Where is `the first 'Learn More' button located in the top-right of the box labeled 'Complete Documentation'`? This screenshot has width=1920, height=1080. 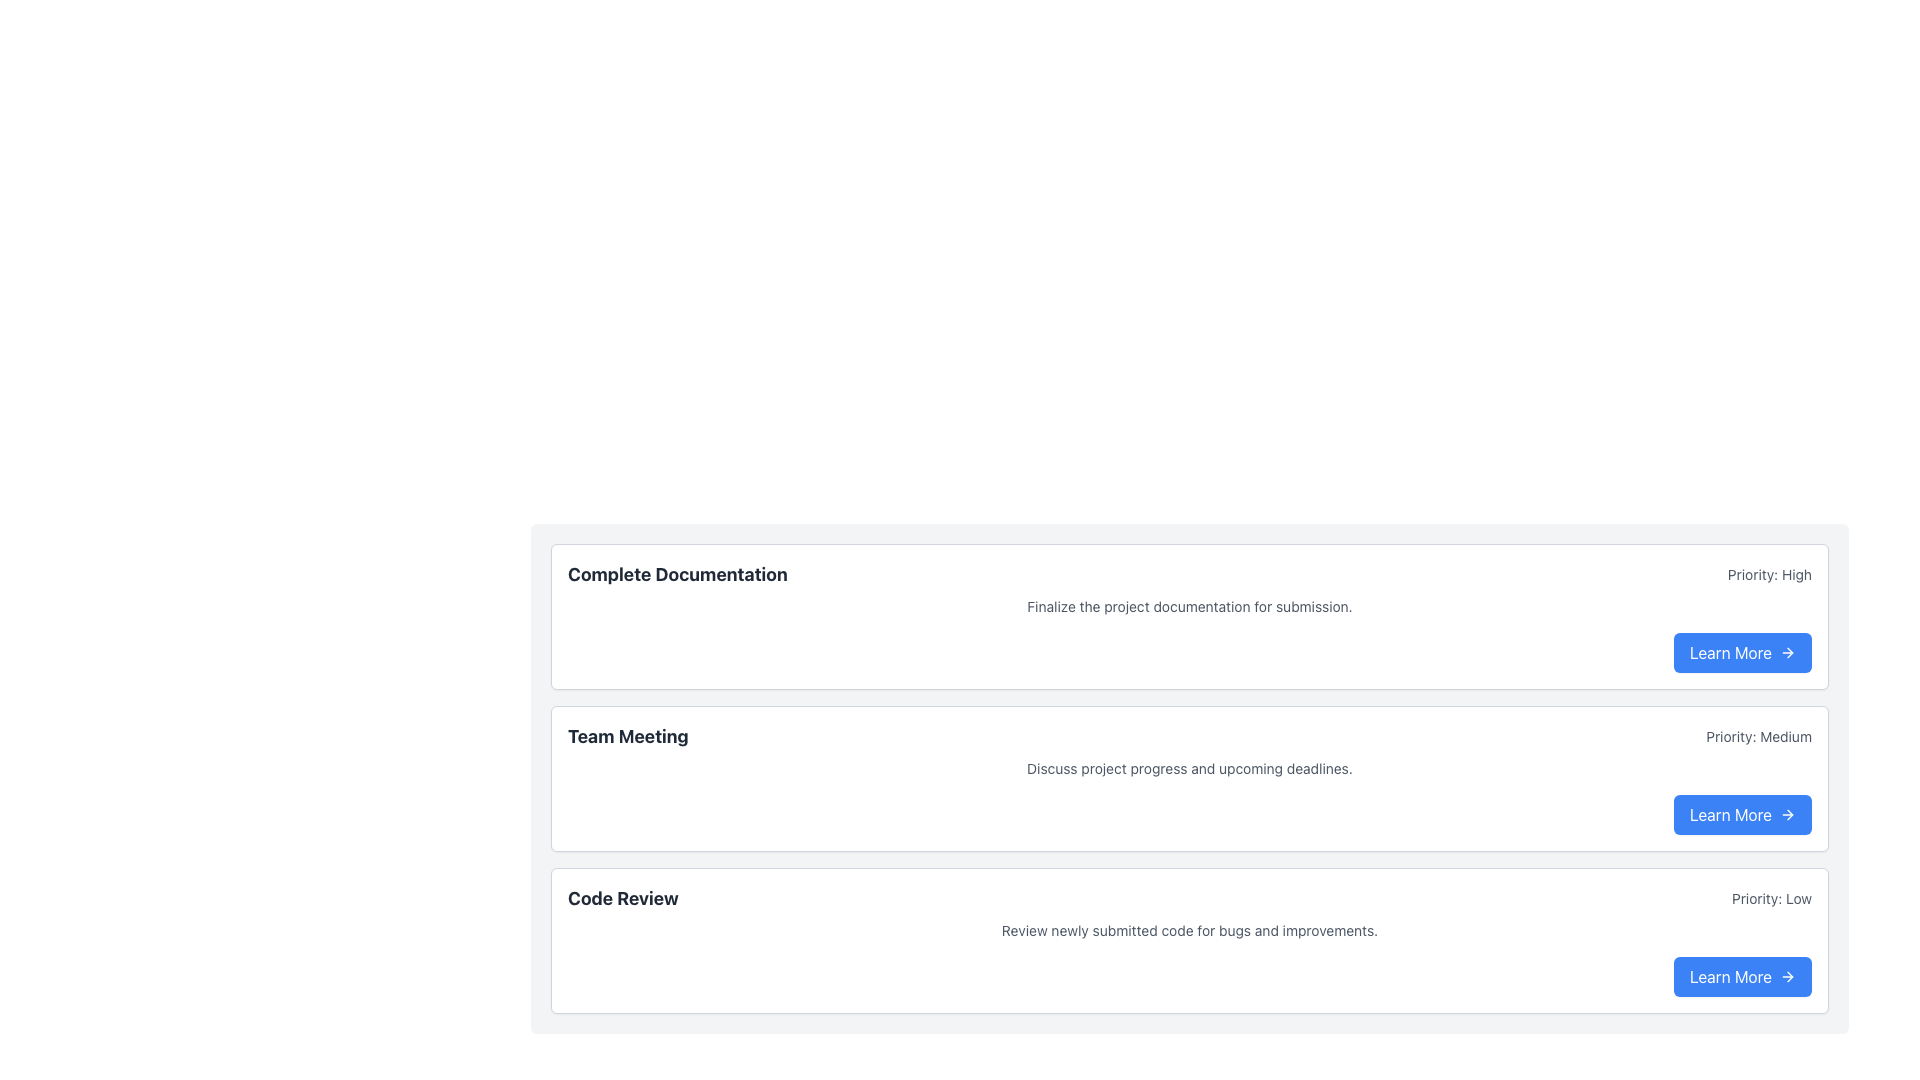 the first 'Learn More' button located in the top-right of the box labeled 'Complete Documentation' is located at coordinates (1741, 652).